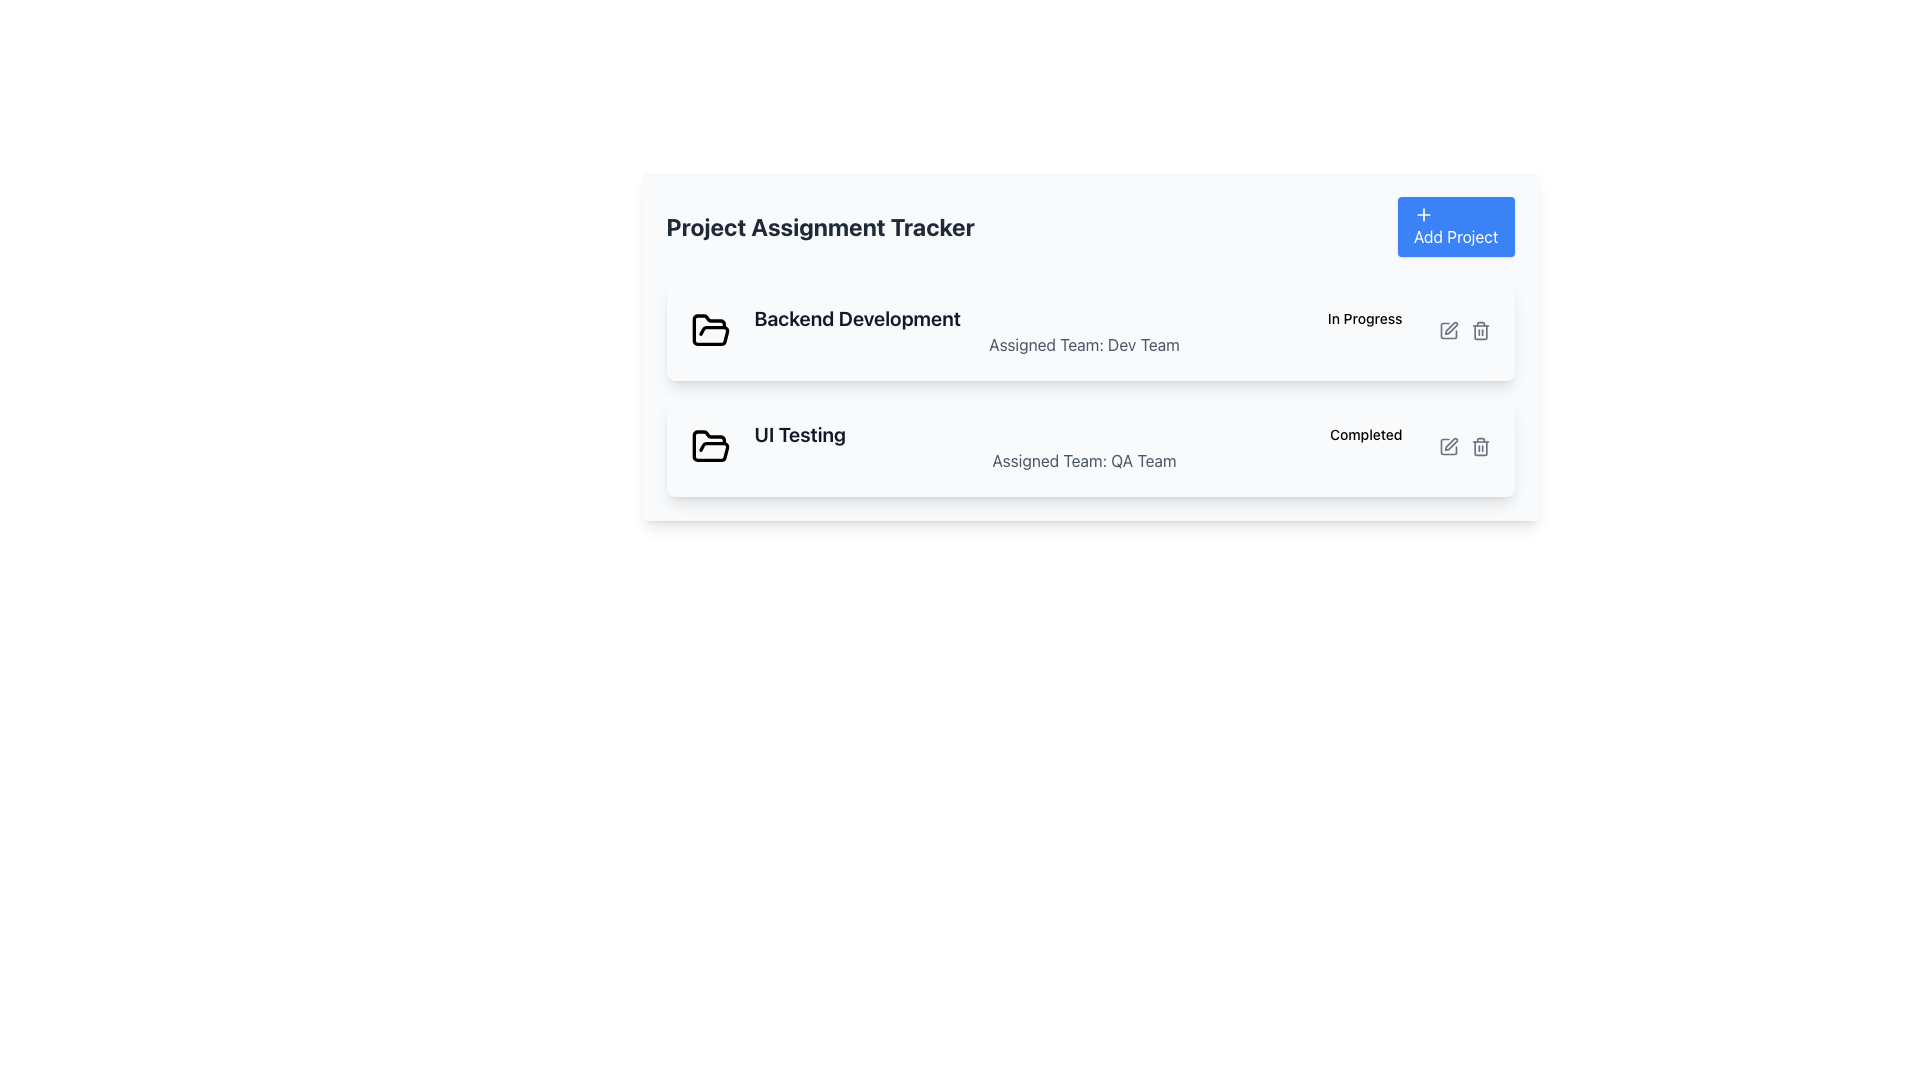  Describe the element at coordinates (1083, 461) in the screenshot. I see `the text label that describes the assigned team for the 'UI Testing' project, which is located below the 'UI Testing' title in the second project card` at that location.